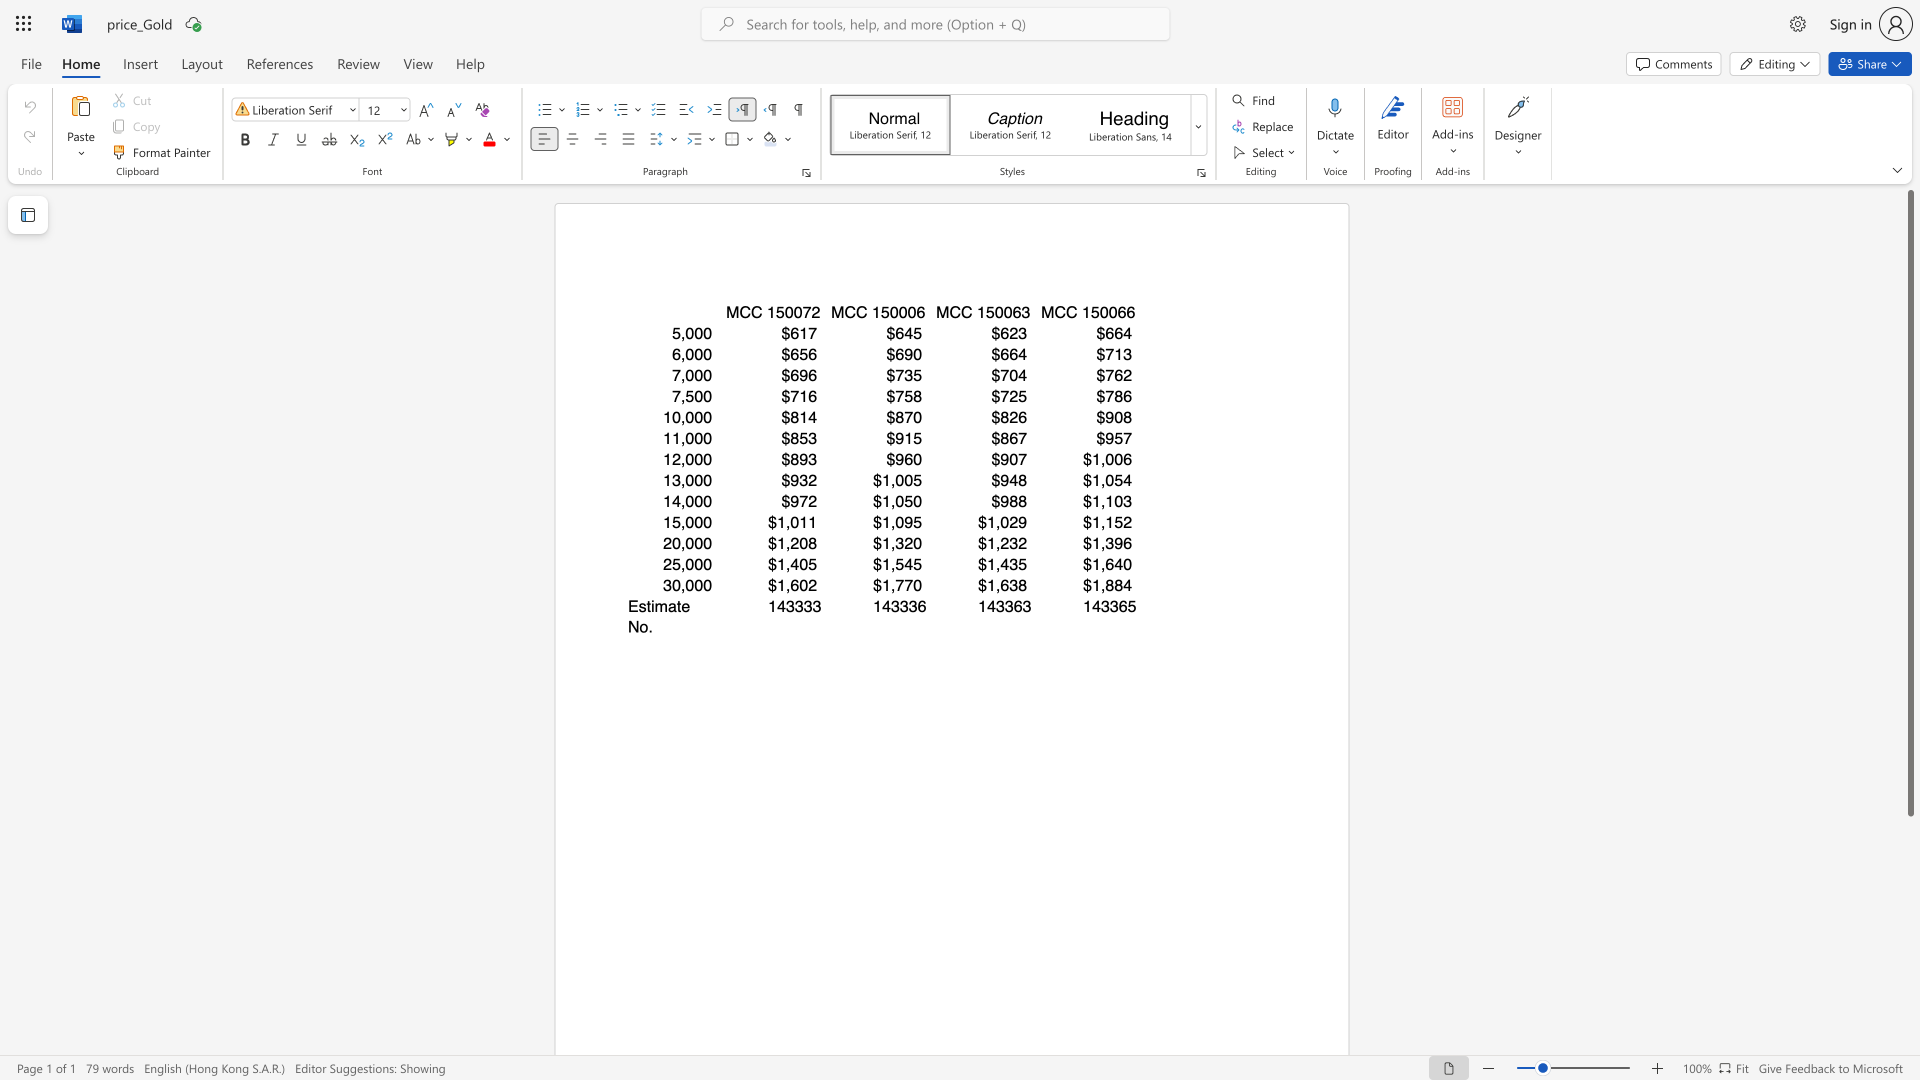 The height and width of the screenshot is (1080, 1920). What do you see at coordinates (1909, 1019) in the screenshot?
I see `the scrollbar on the right` at bounding box center [1909, 1019].